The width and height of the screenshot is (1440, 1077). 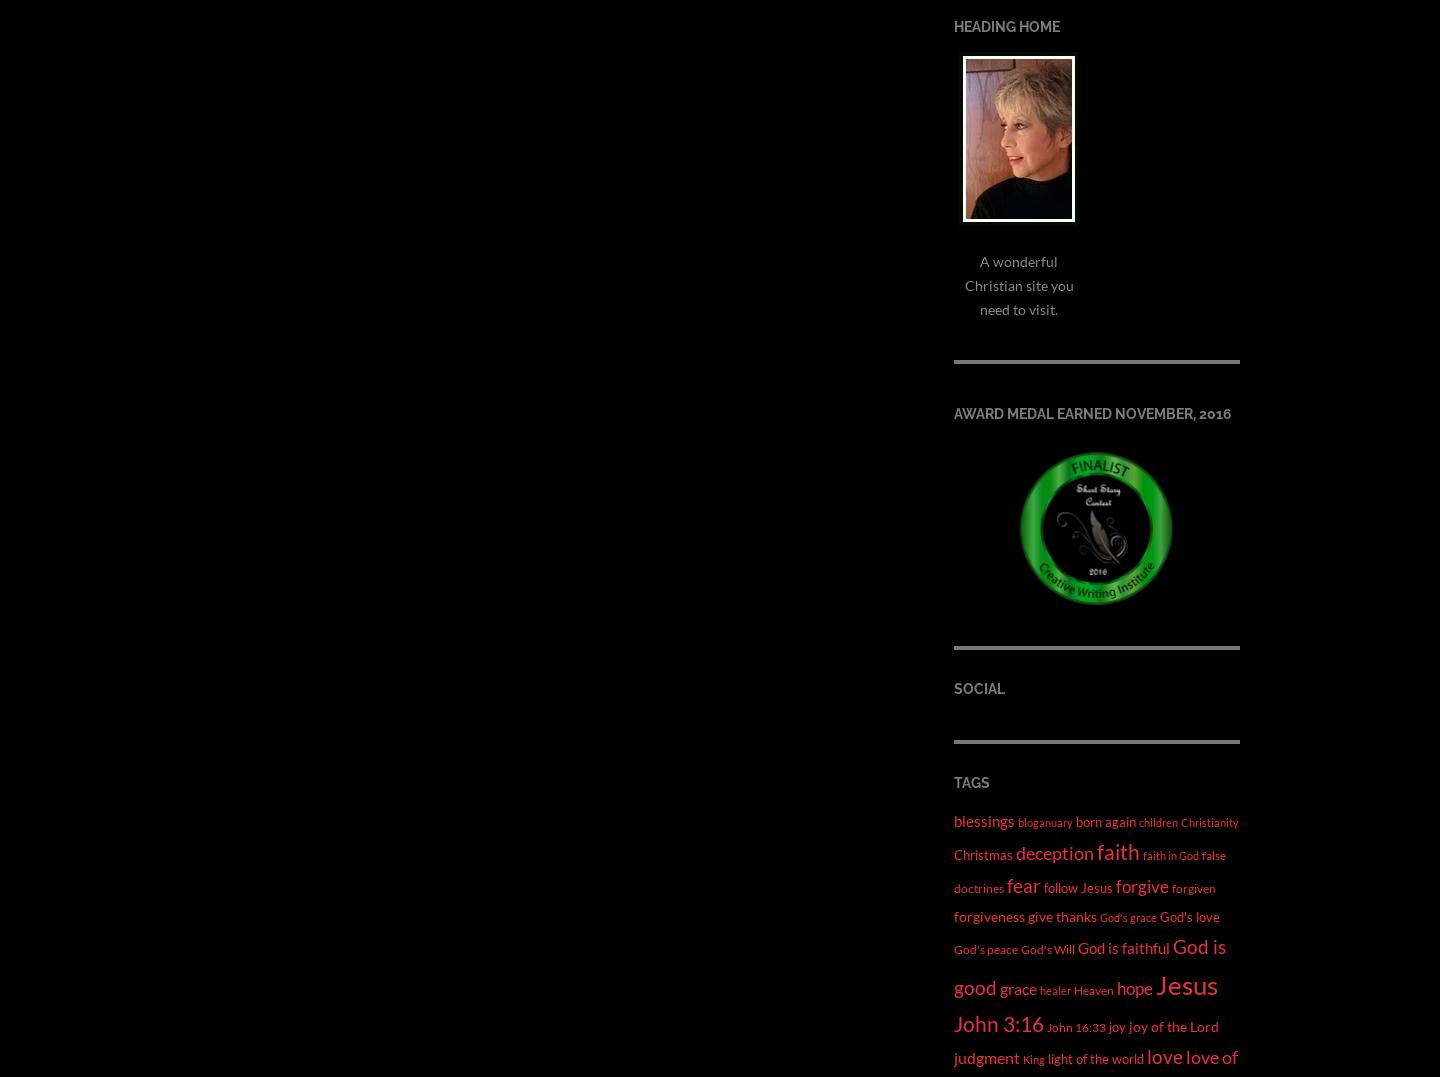 I want to click on 'God's love', so click(x=1160, y=915).